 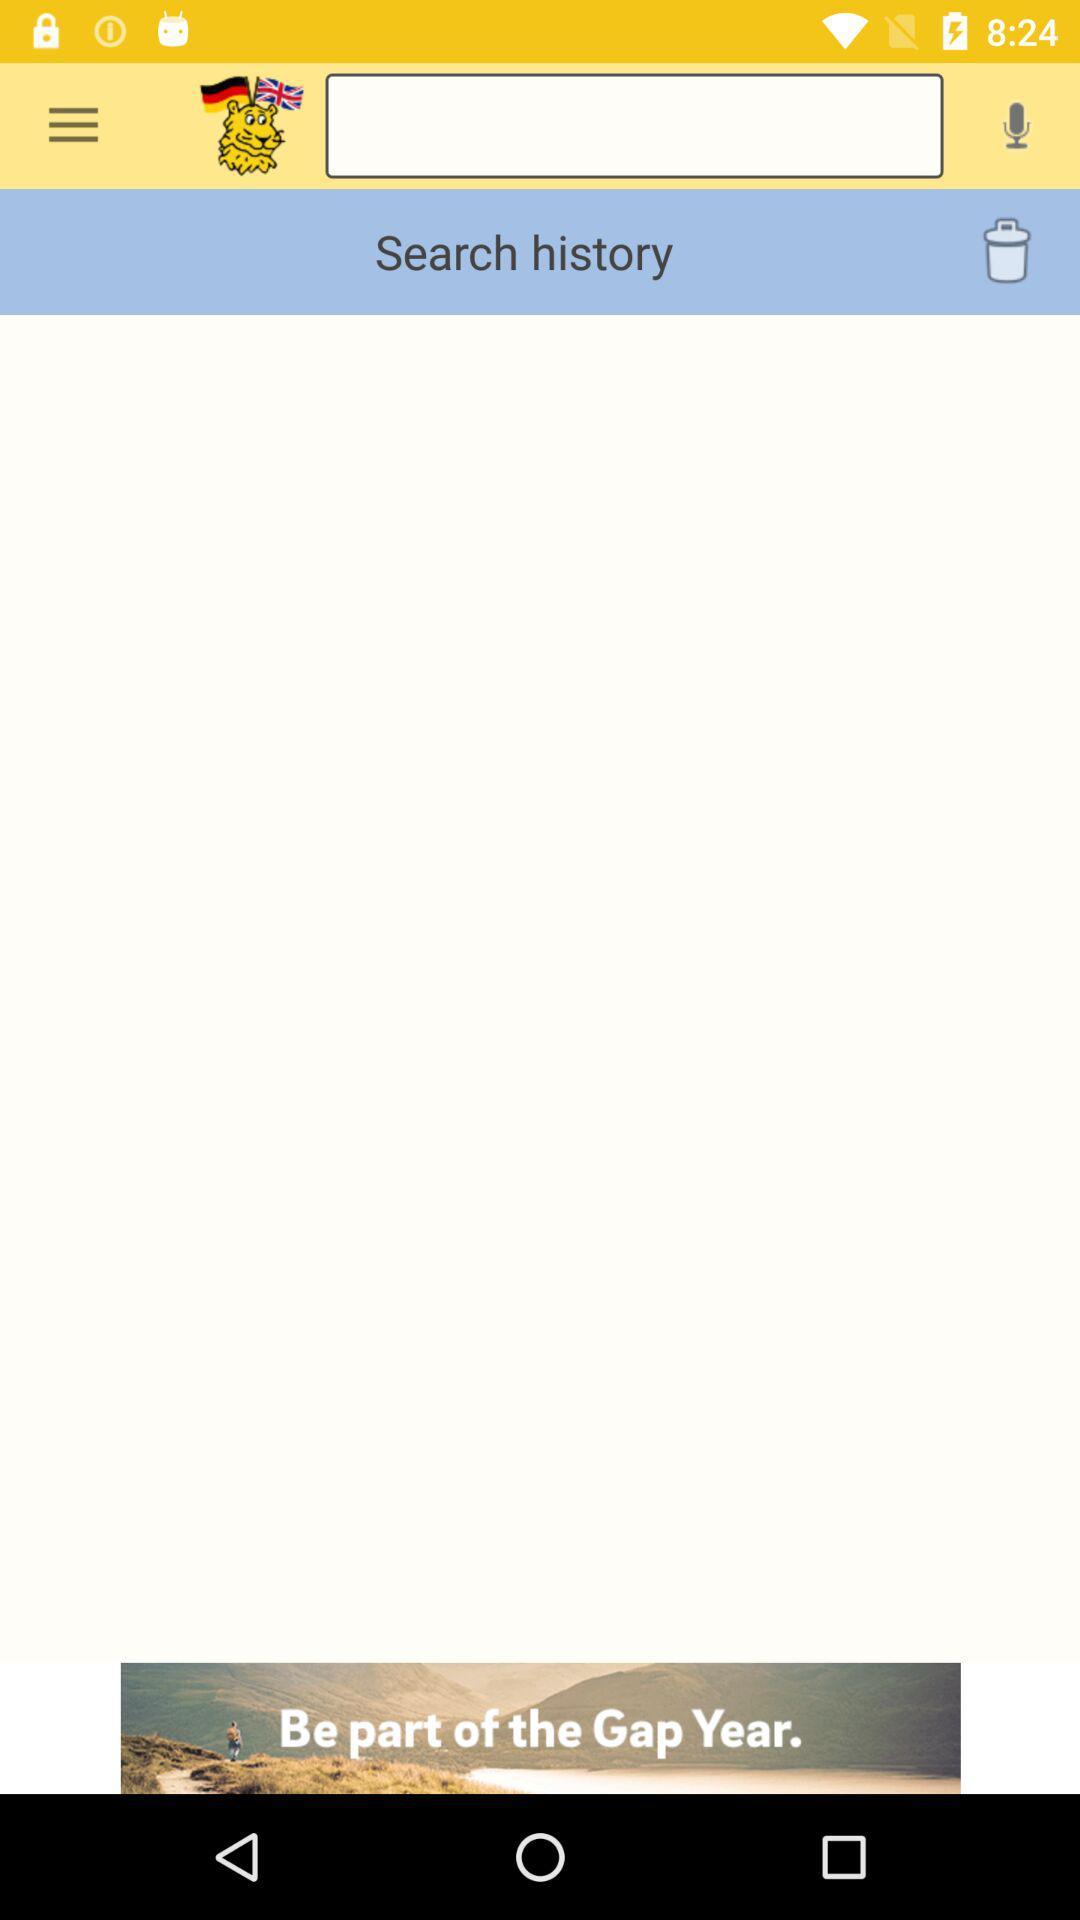 I want to click on search box, so click(x=634, y=124).